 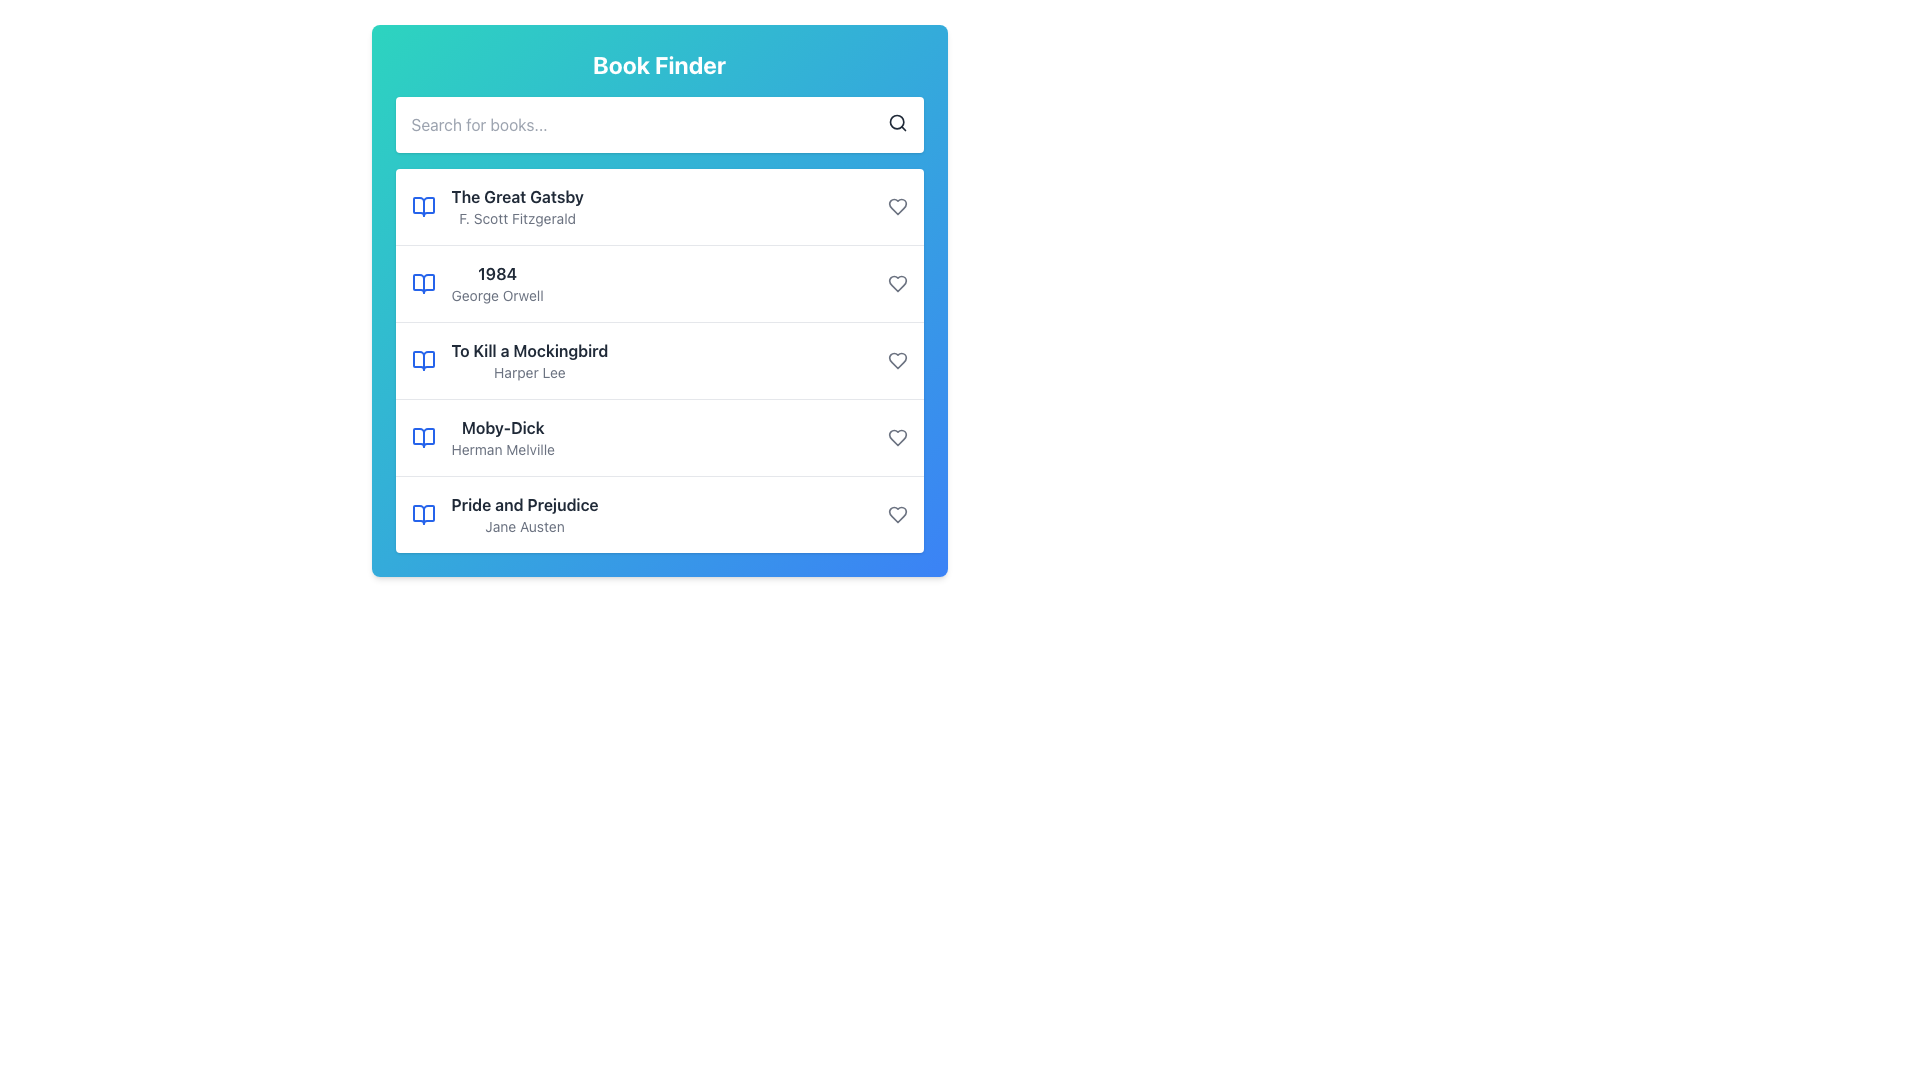 I want to click on the magnifying glass icon button located at the top-right corner of the rounded text input box, so click(x=896, y=123).